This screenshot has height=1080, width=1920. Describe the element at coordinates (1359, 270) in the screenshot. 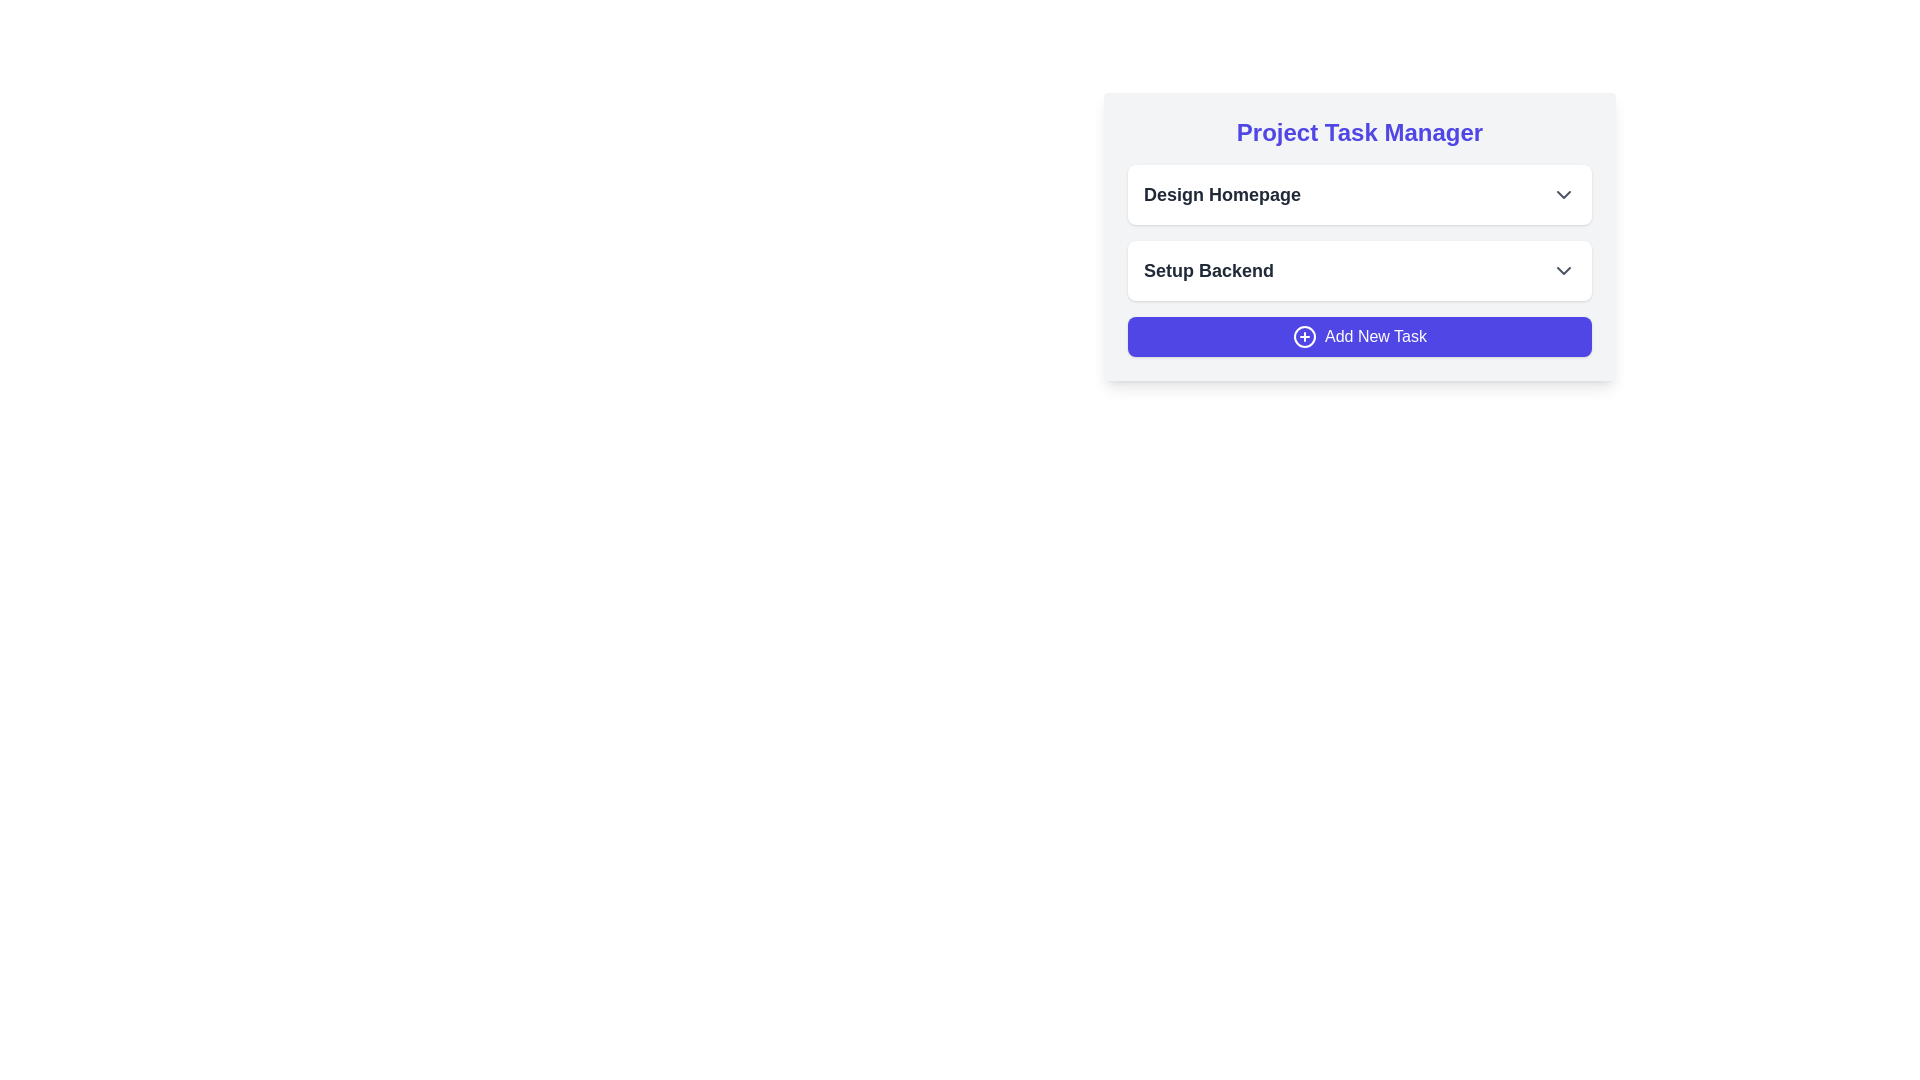

I see `the 'Setup Backend' dropdown menu button` at that location.